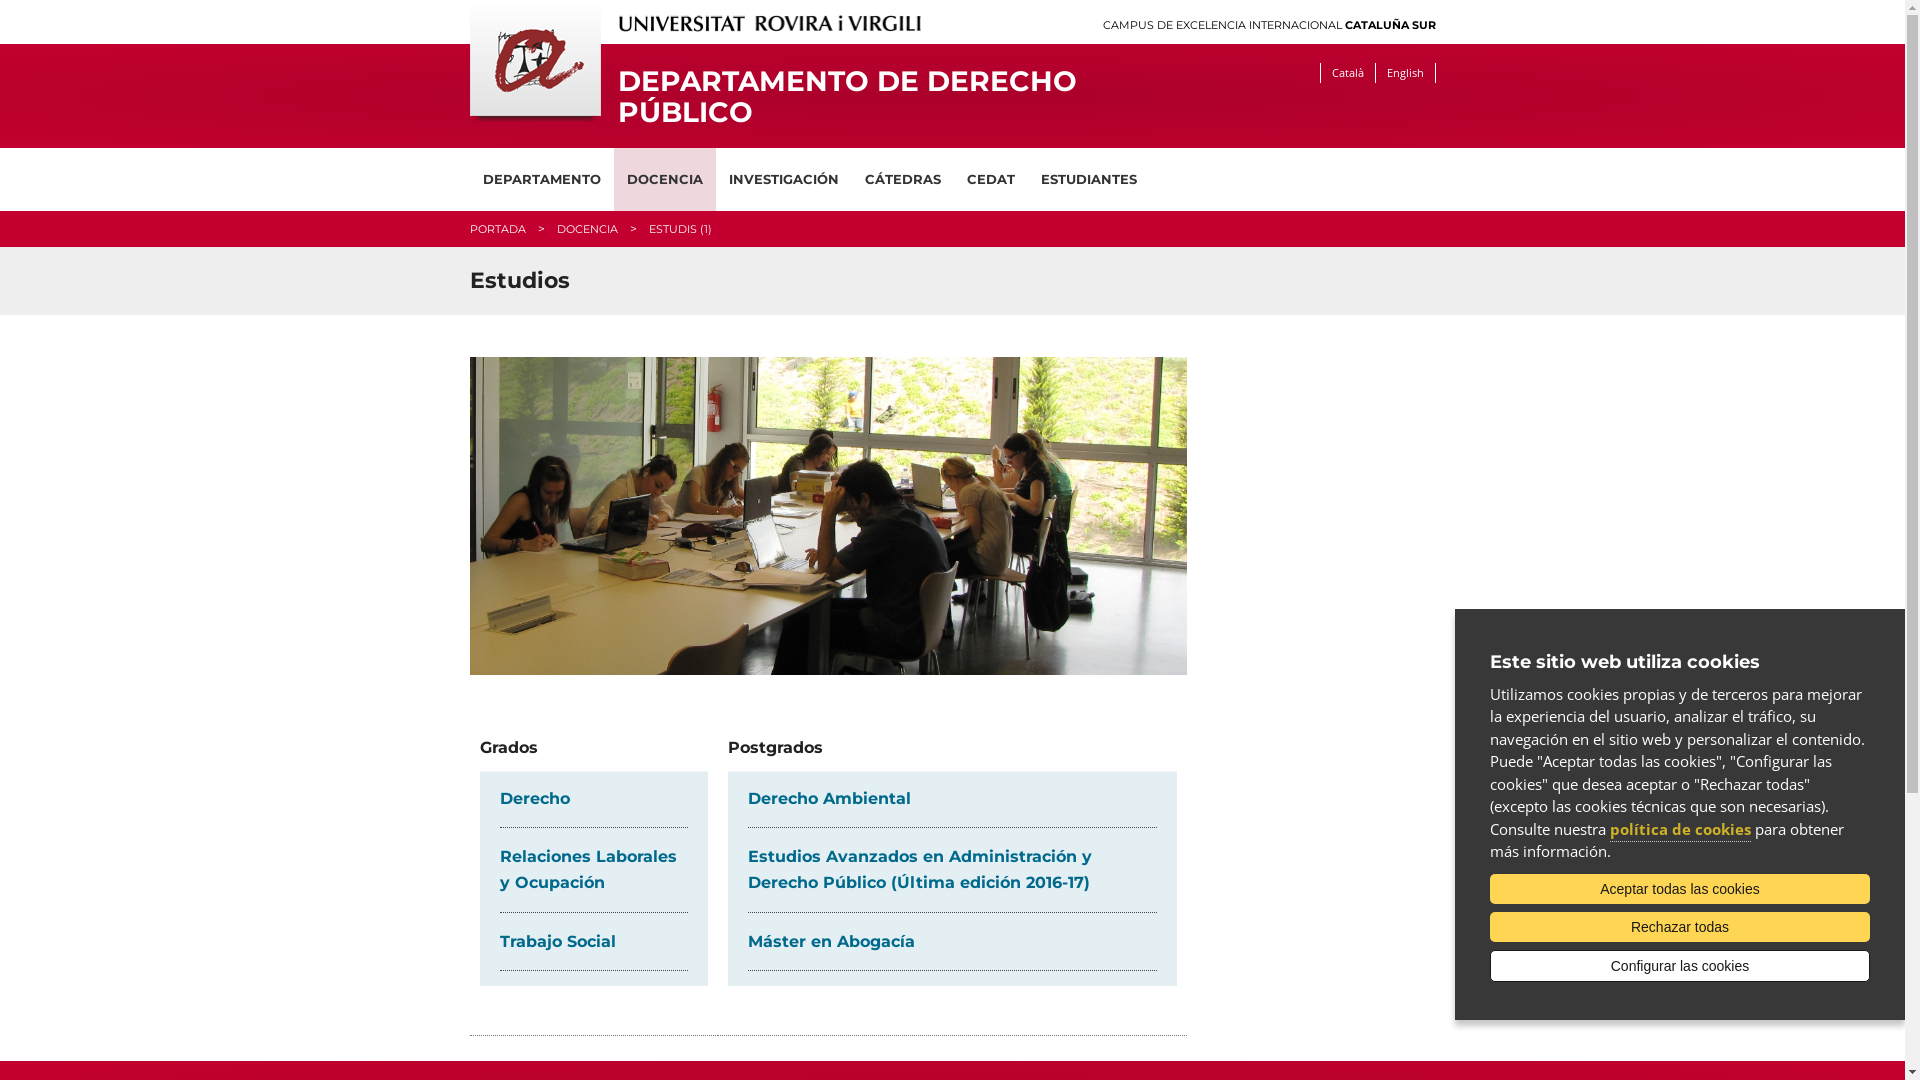 The image size is (1920, 1080). What do you see at coordinates (585, 227) in the screenshot?
I see `'DOCENCIA'` at bounding box center [585, 227].